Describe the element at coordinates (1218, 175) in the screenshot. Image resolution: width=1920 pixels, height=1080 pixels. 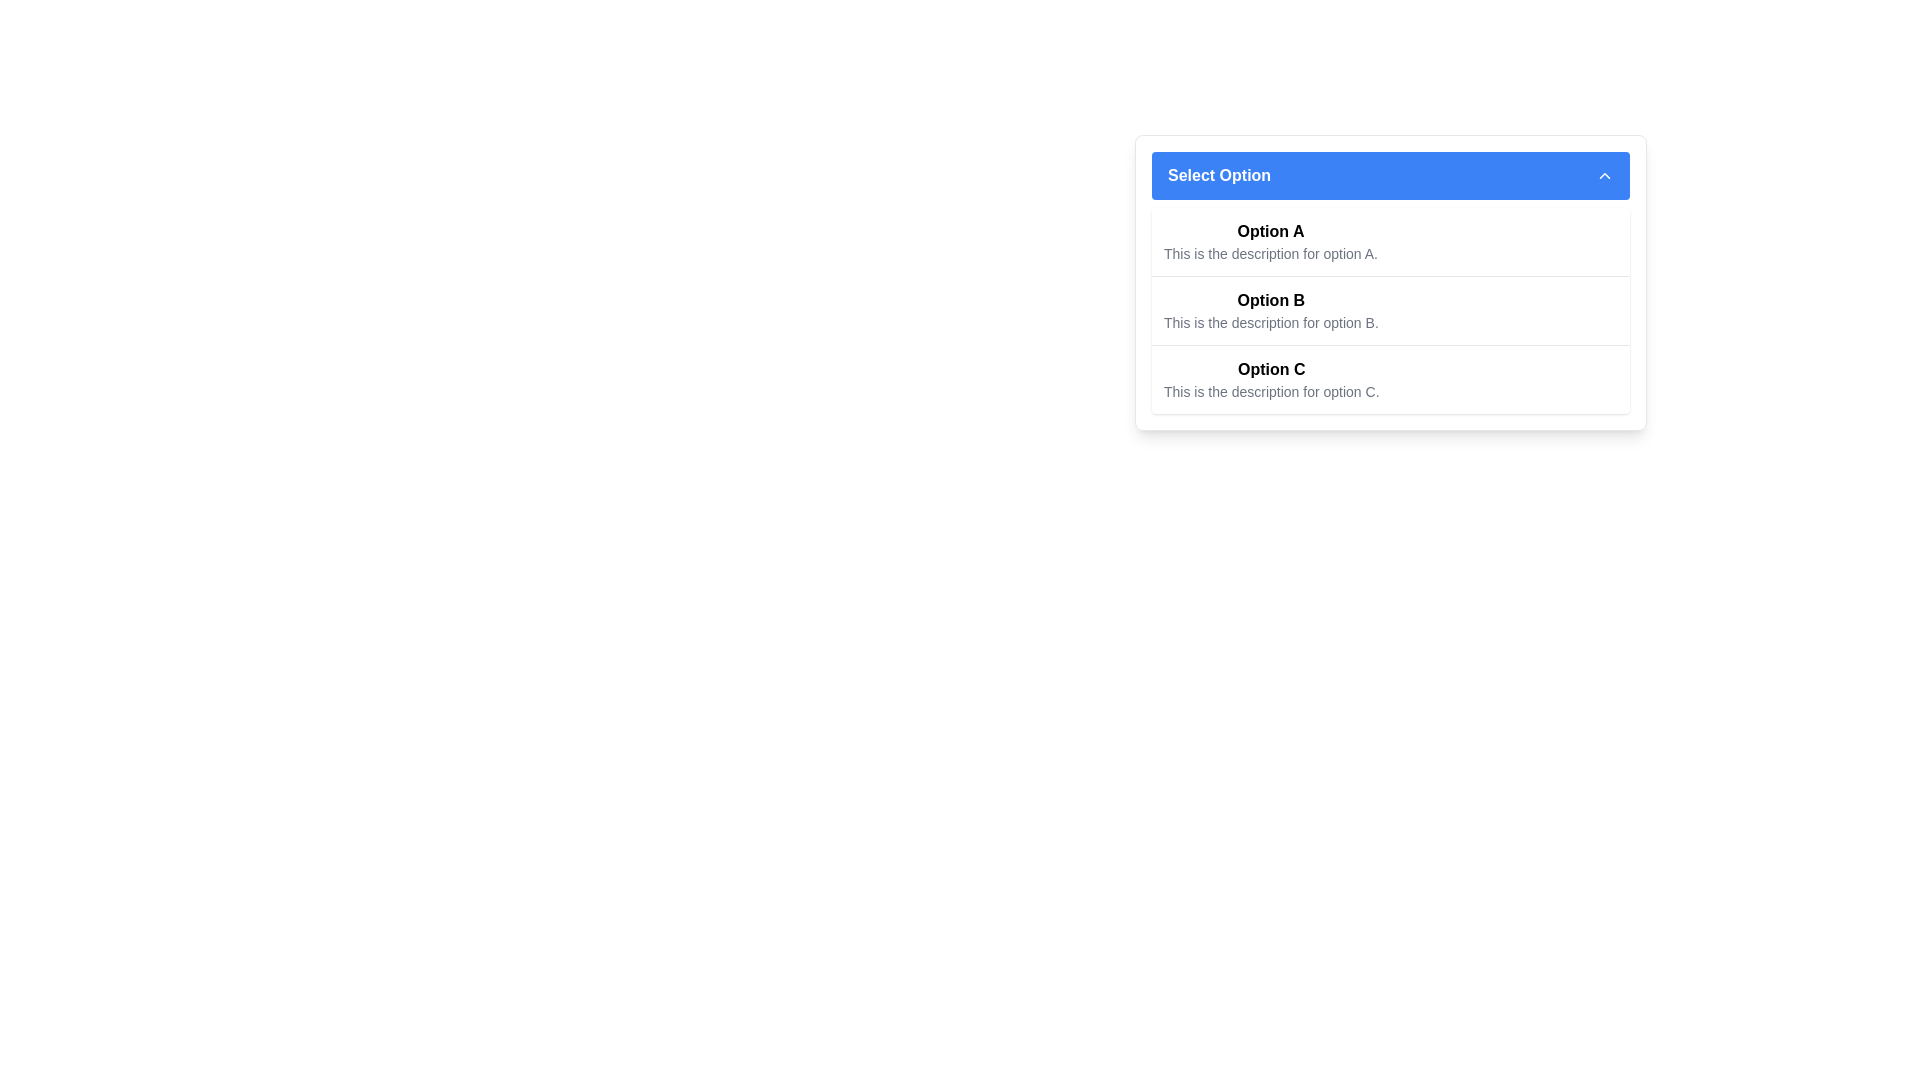
I see `the 'Select Option' text label styled bold with a blue rectangular background and white text color, located near the top-left section of the dropdown menu component` at that location.